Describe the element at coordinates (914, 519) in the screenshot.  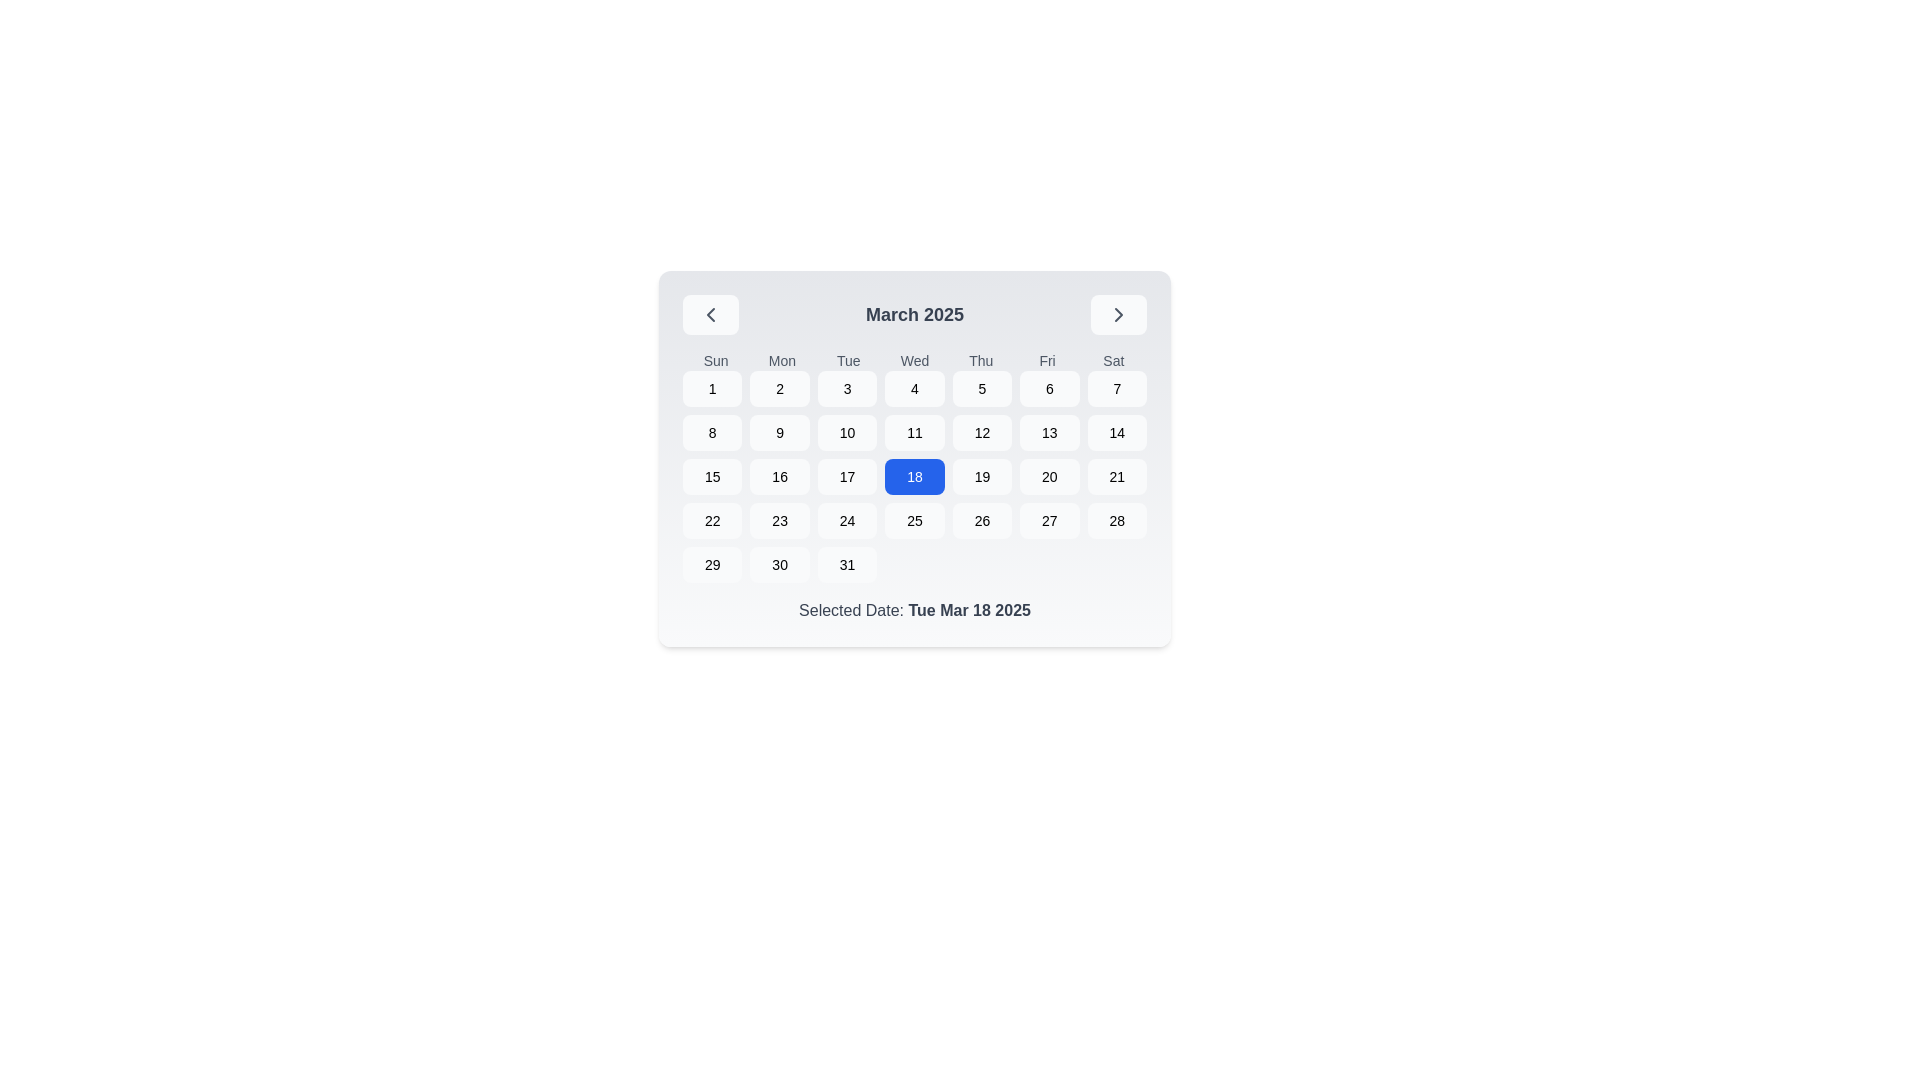
I see `the square button with rounded corners labeled '25' in the calendar layout` at that location.